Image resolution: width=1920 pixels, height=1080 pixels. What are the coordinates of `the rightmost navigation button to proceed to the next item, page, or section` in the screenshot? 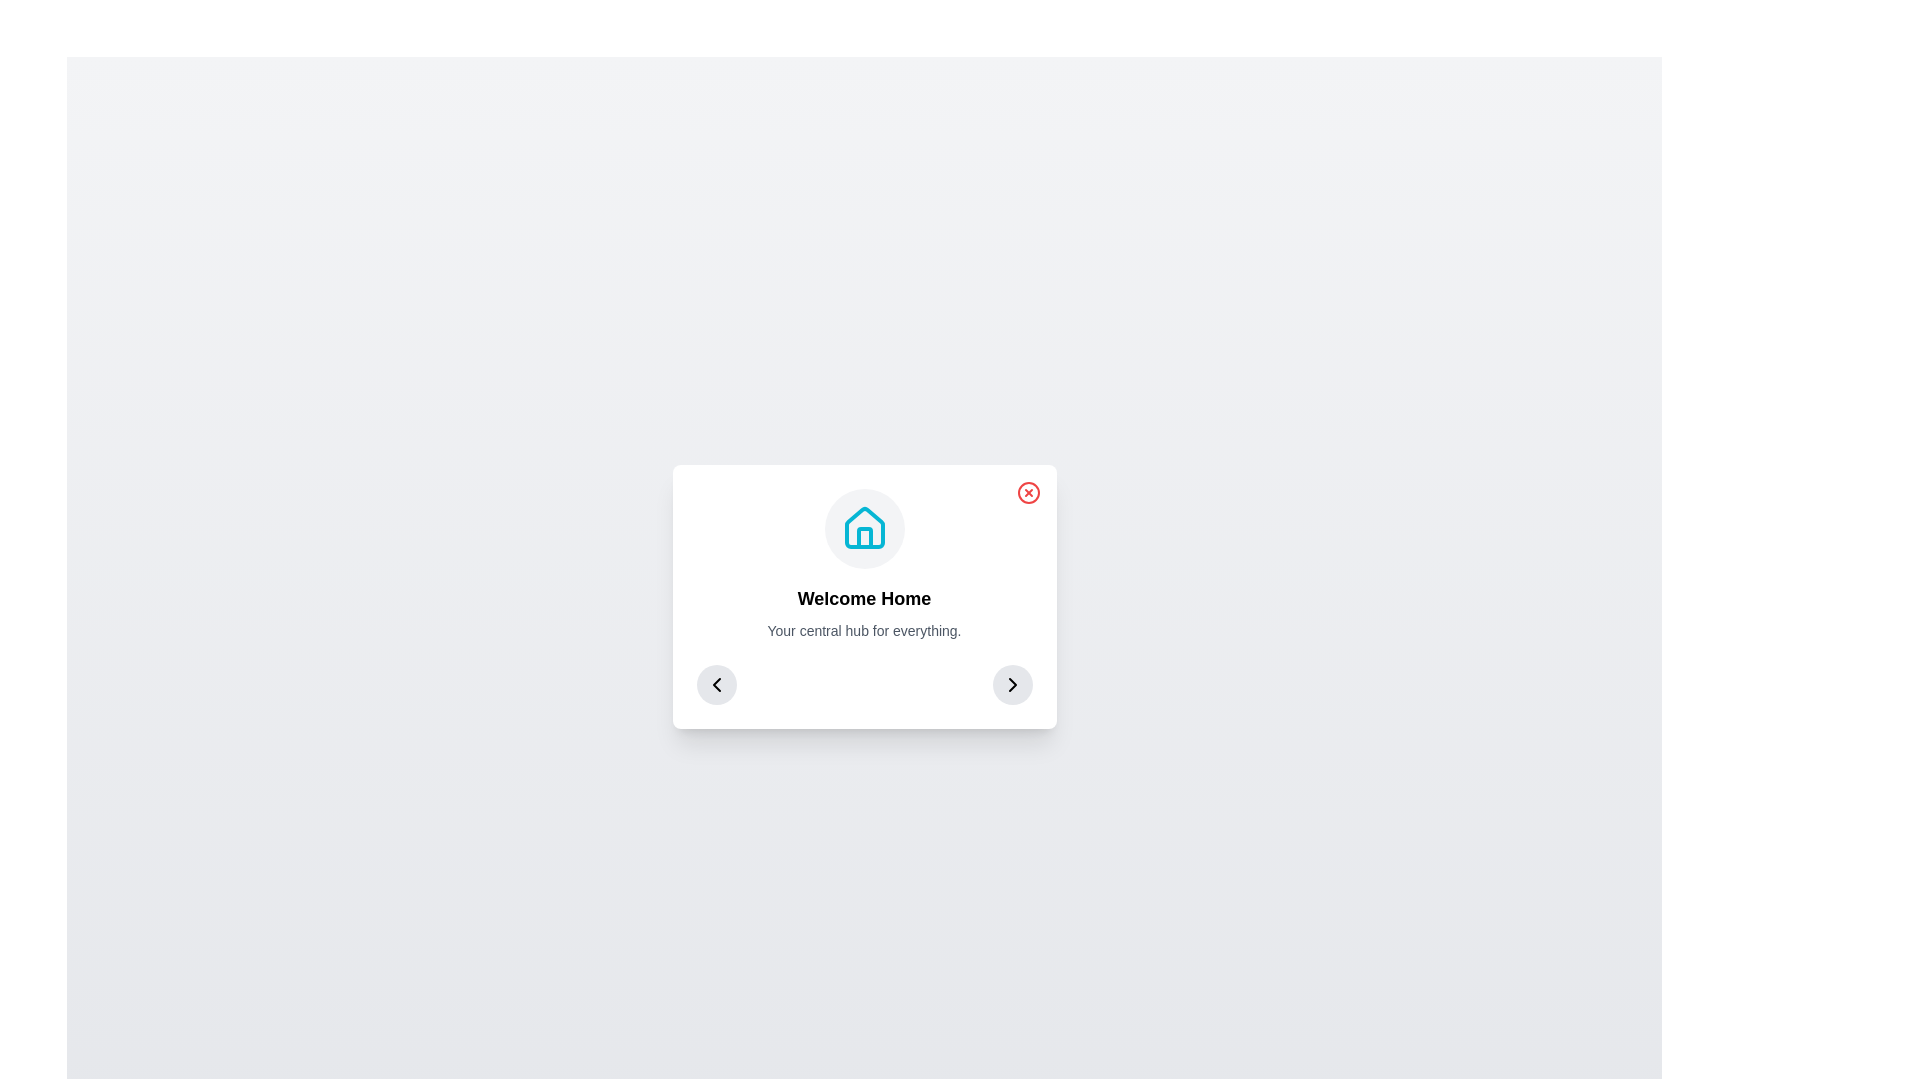 It's located at (1012, 684).